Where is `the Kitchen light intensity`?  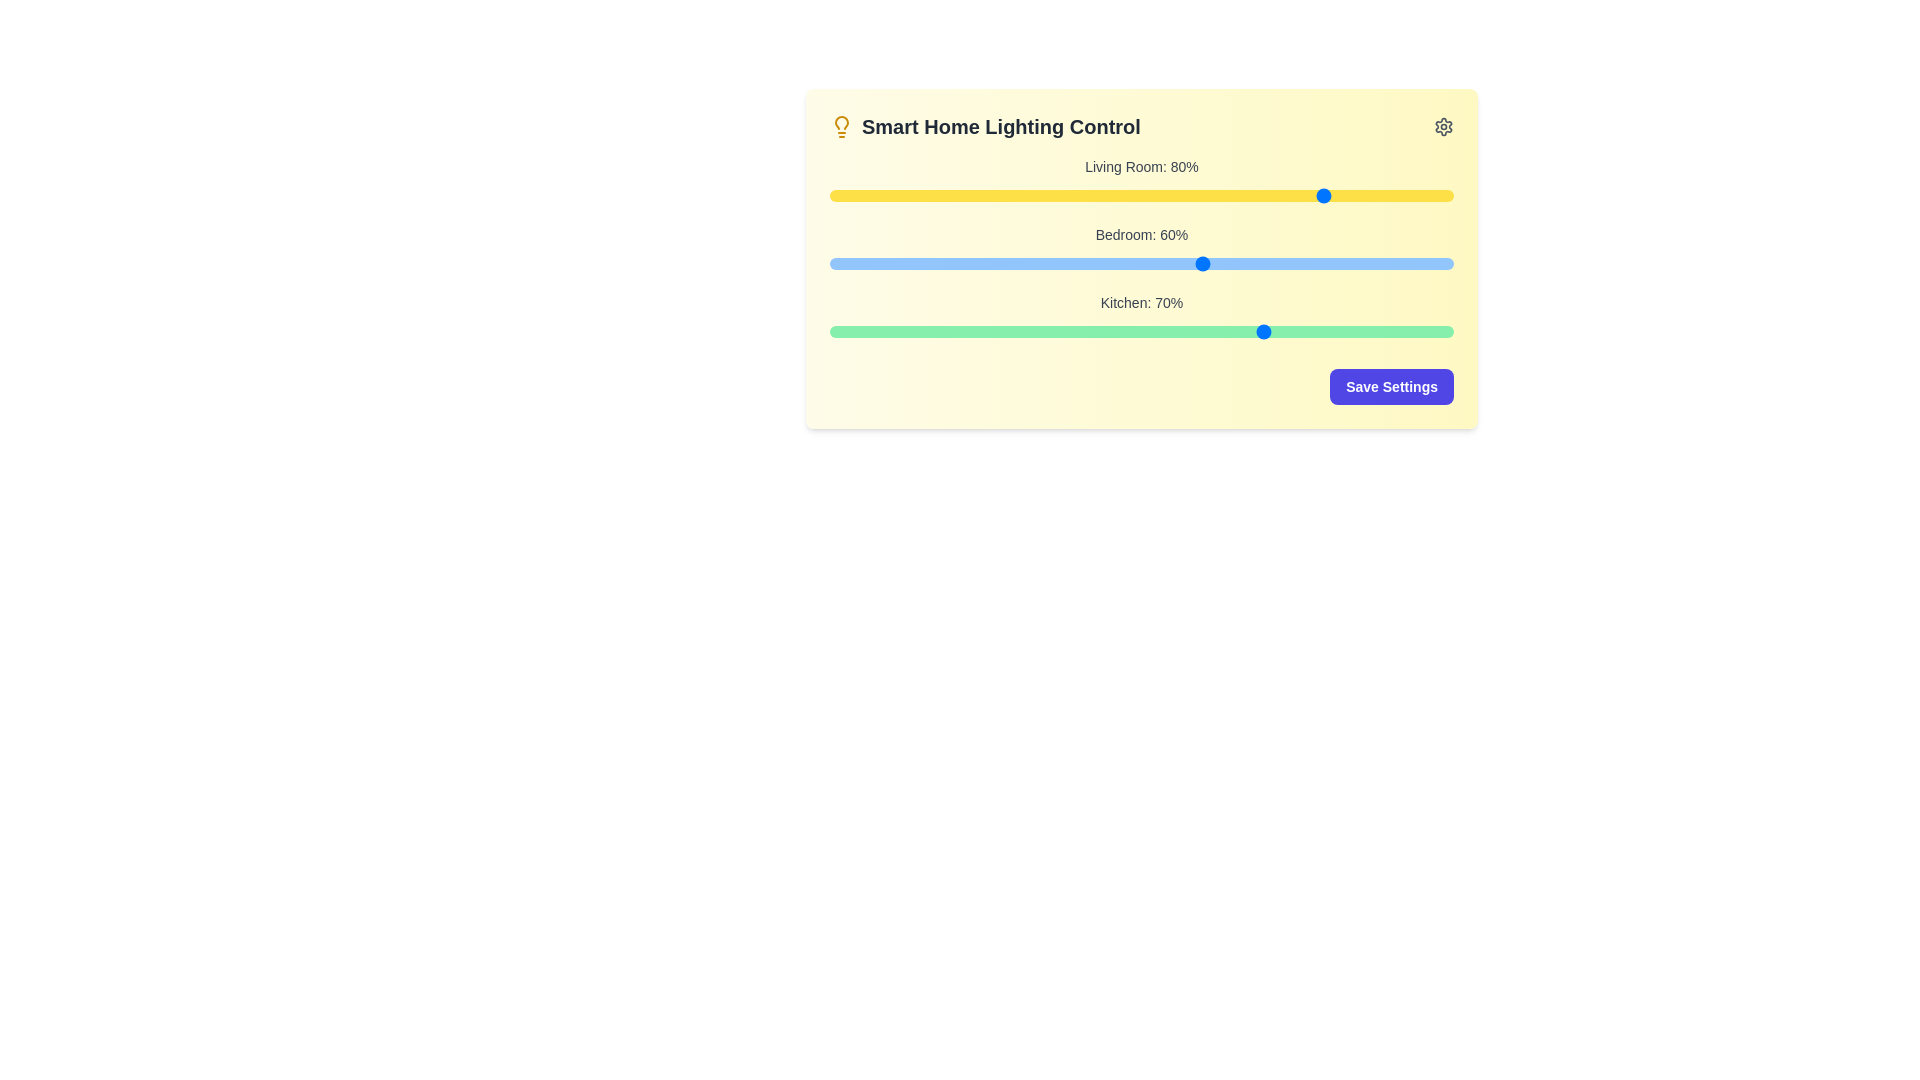
the Kitchen light intensity is located at coordinates (1185, 330).